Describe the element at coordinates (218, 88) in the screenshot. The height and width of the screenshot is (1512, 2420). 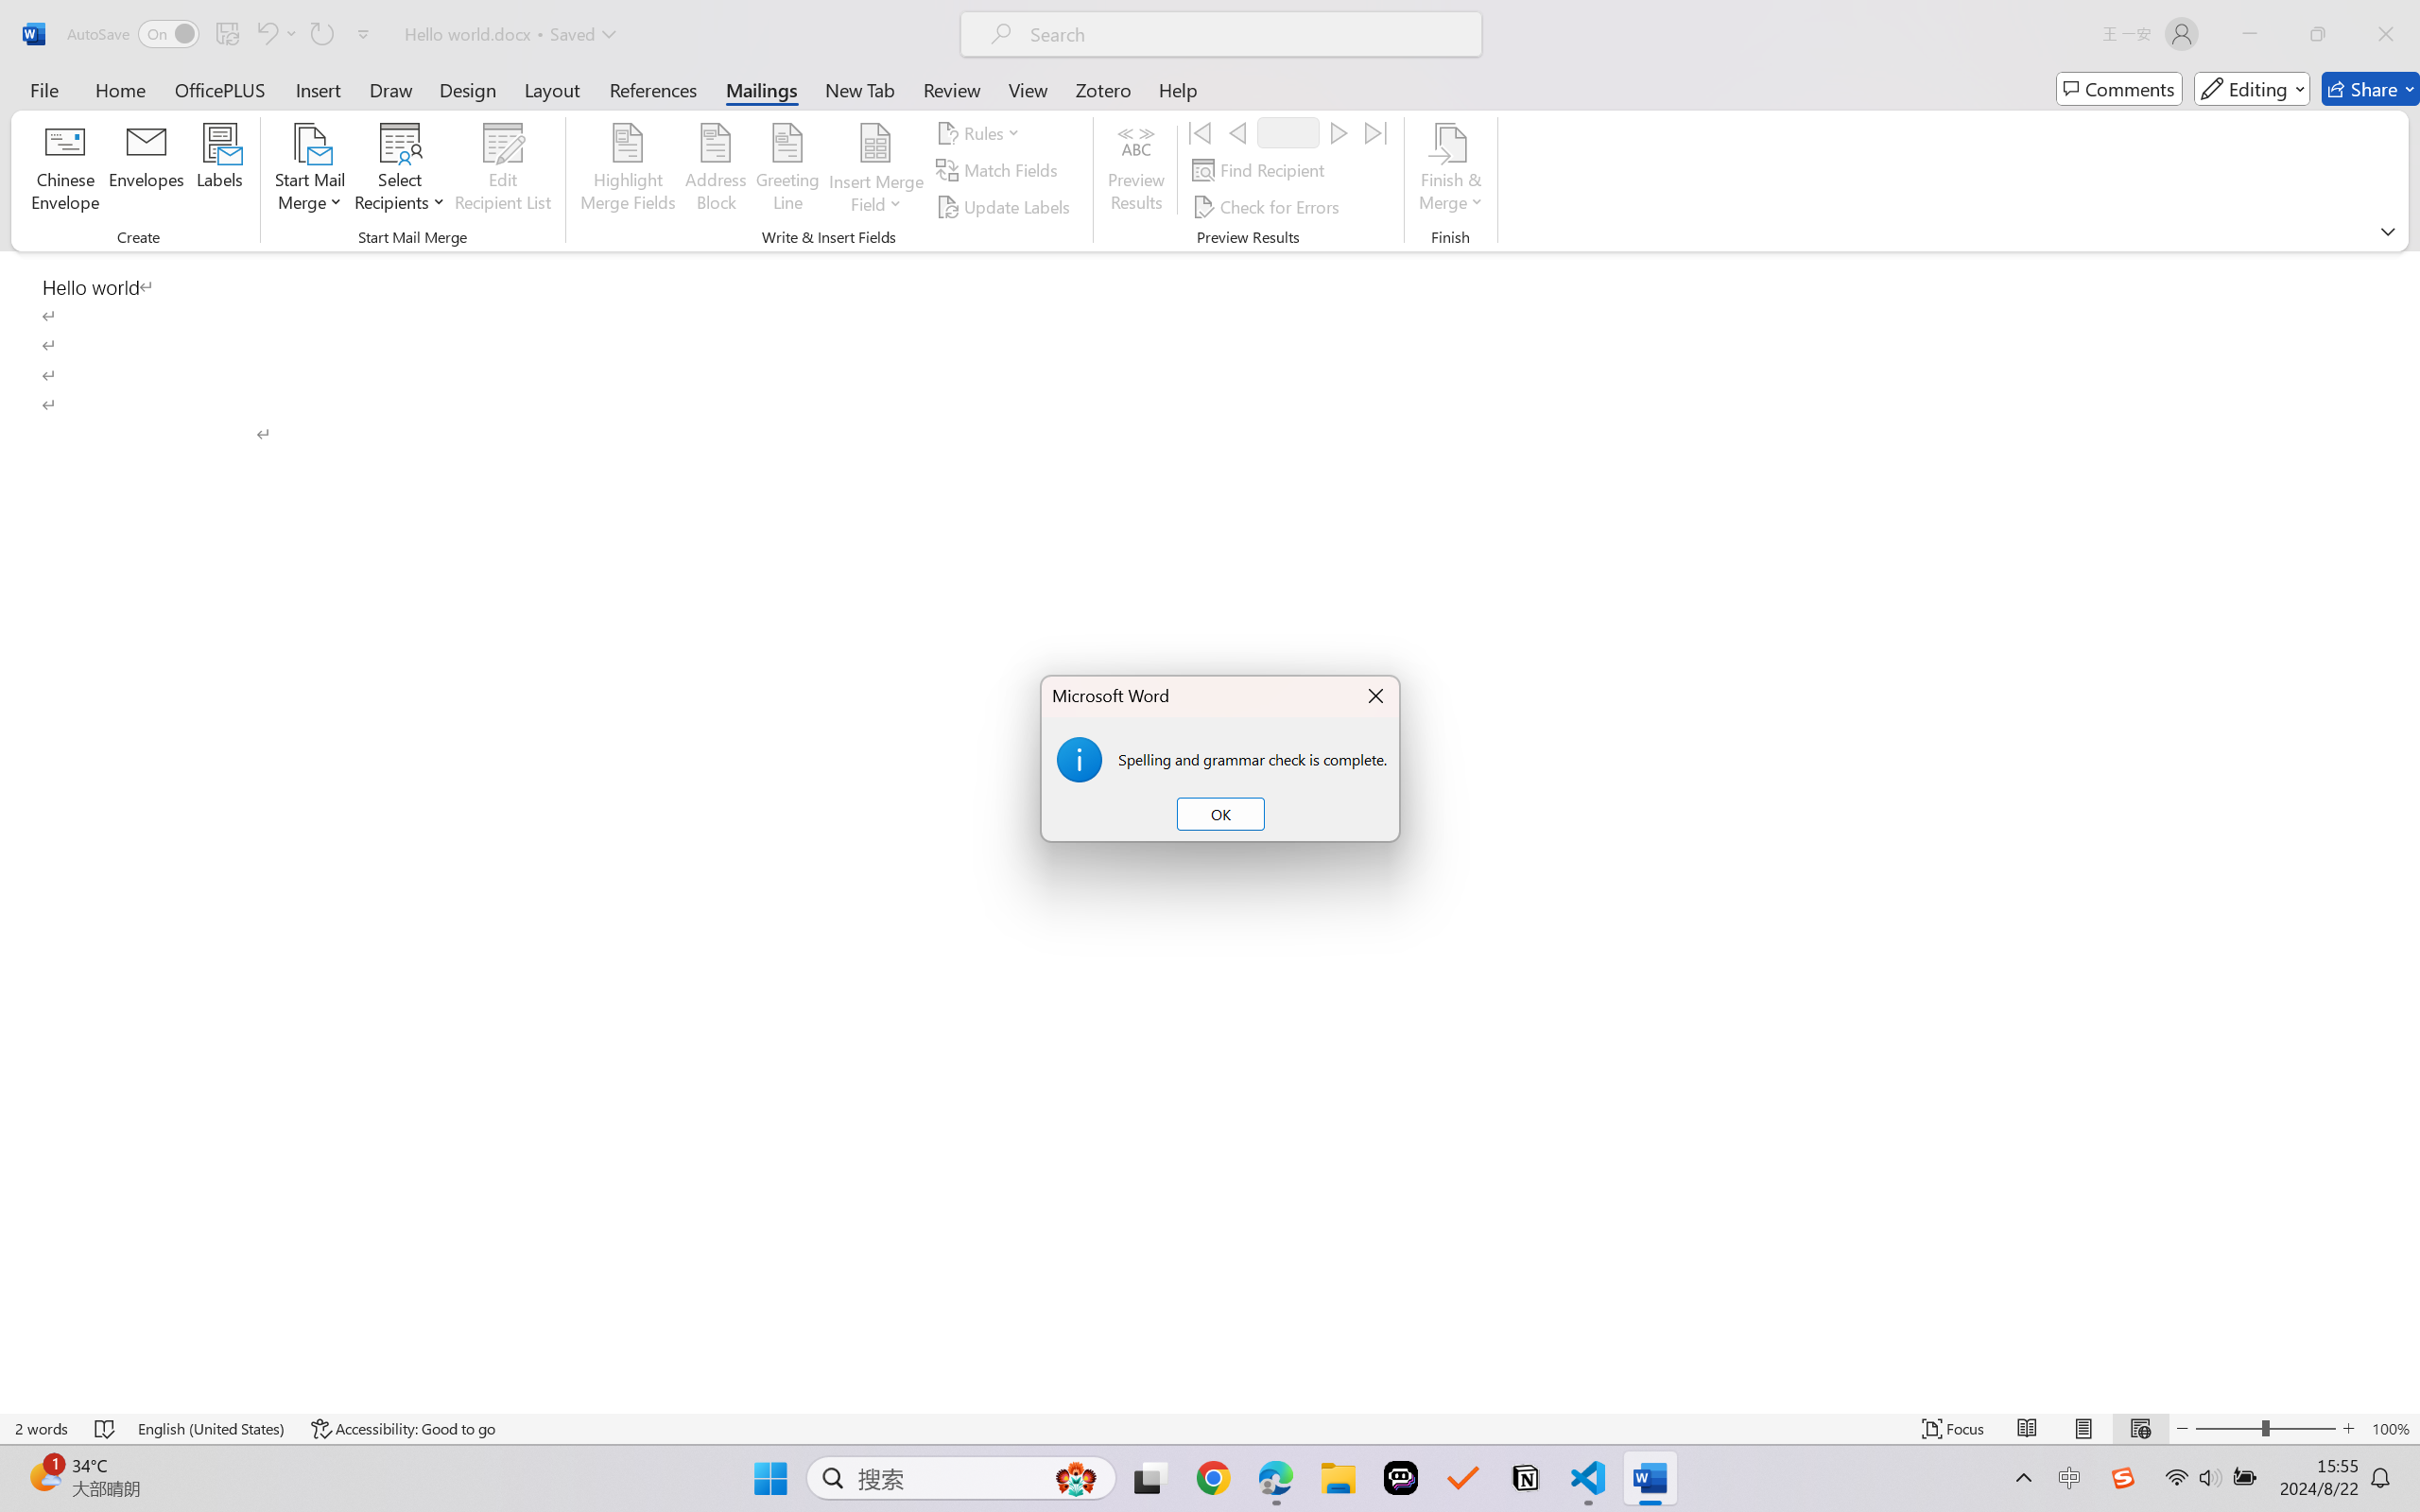
I see `'OfficePLUS'` at that location.